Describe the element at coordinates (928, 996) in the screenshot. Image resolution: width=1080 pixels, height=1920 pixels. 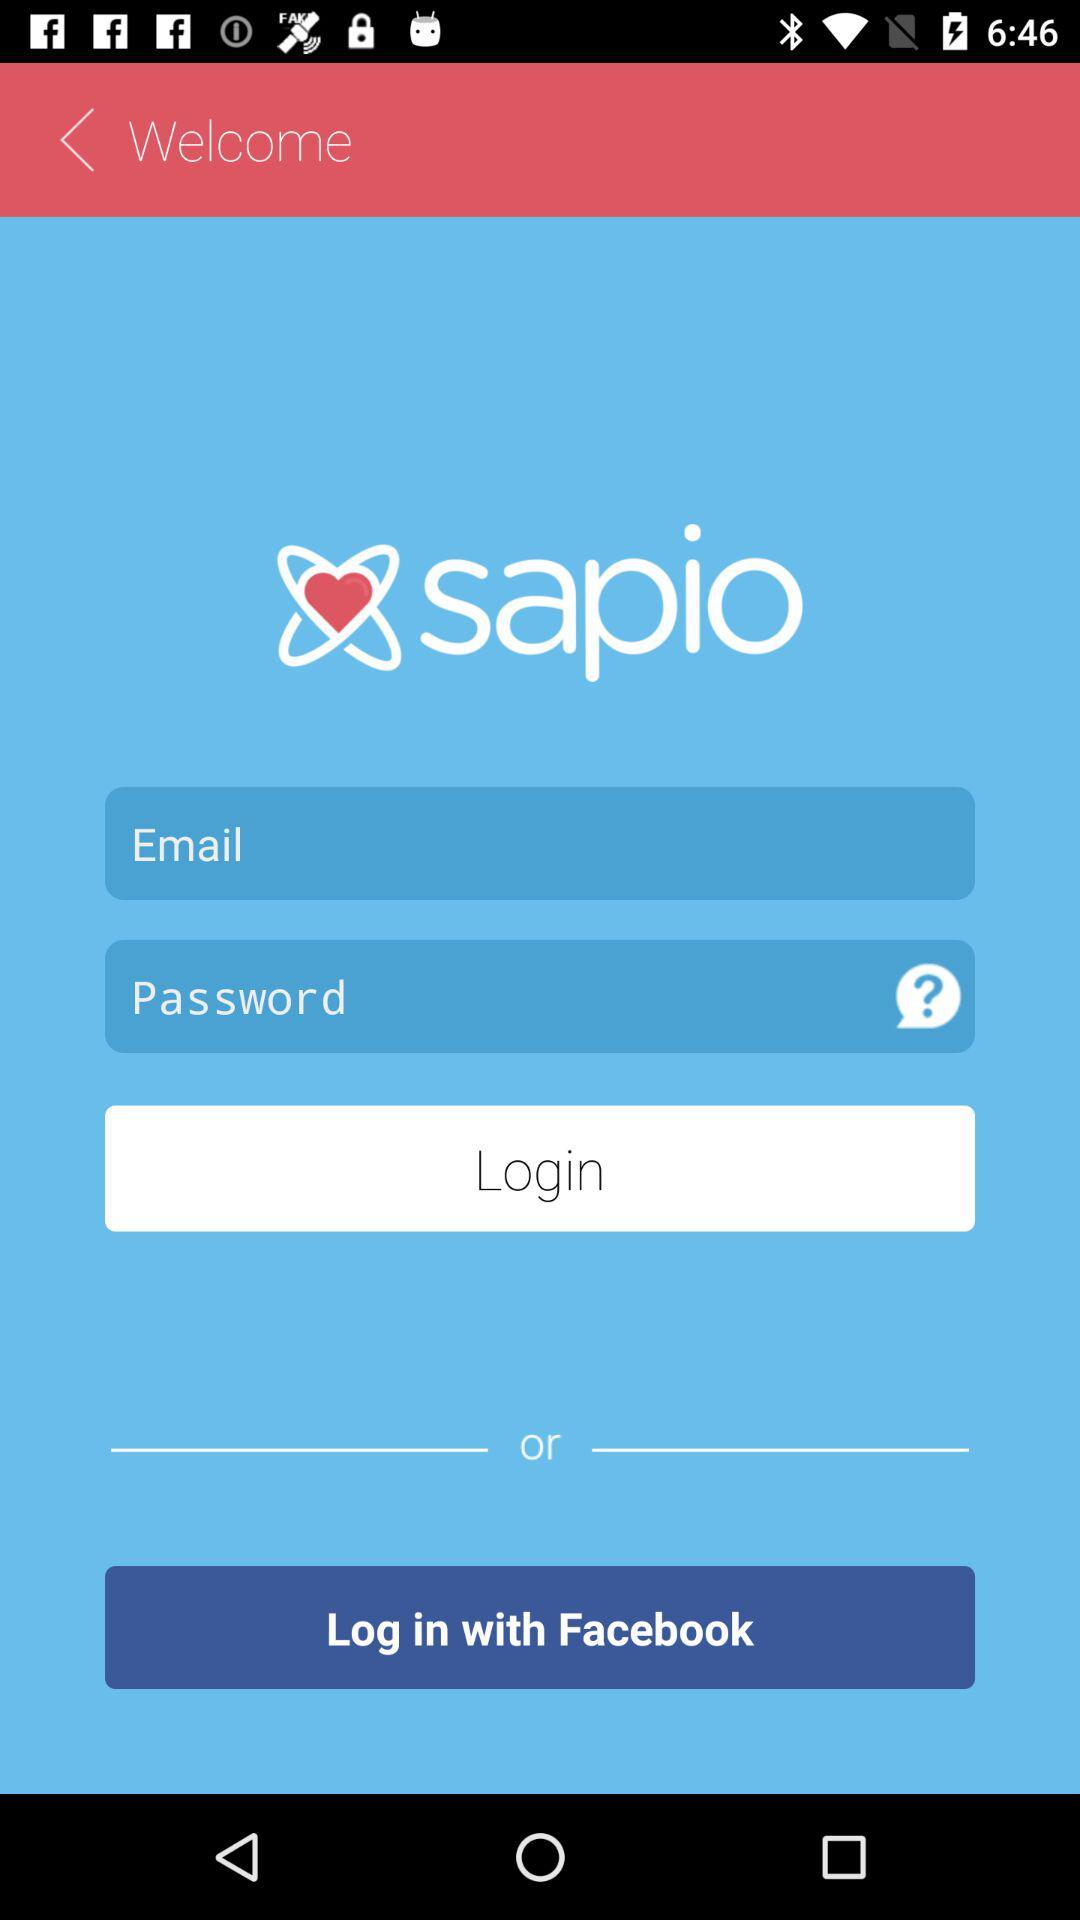
I see `know password rule` at that location.